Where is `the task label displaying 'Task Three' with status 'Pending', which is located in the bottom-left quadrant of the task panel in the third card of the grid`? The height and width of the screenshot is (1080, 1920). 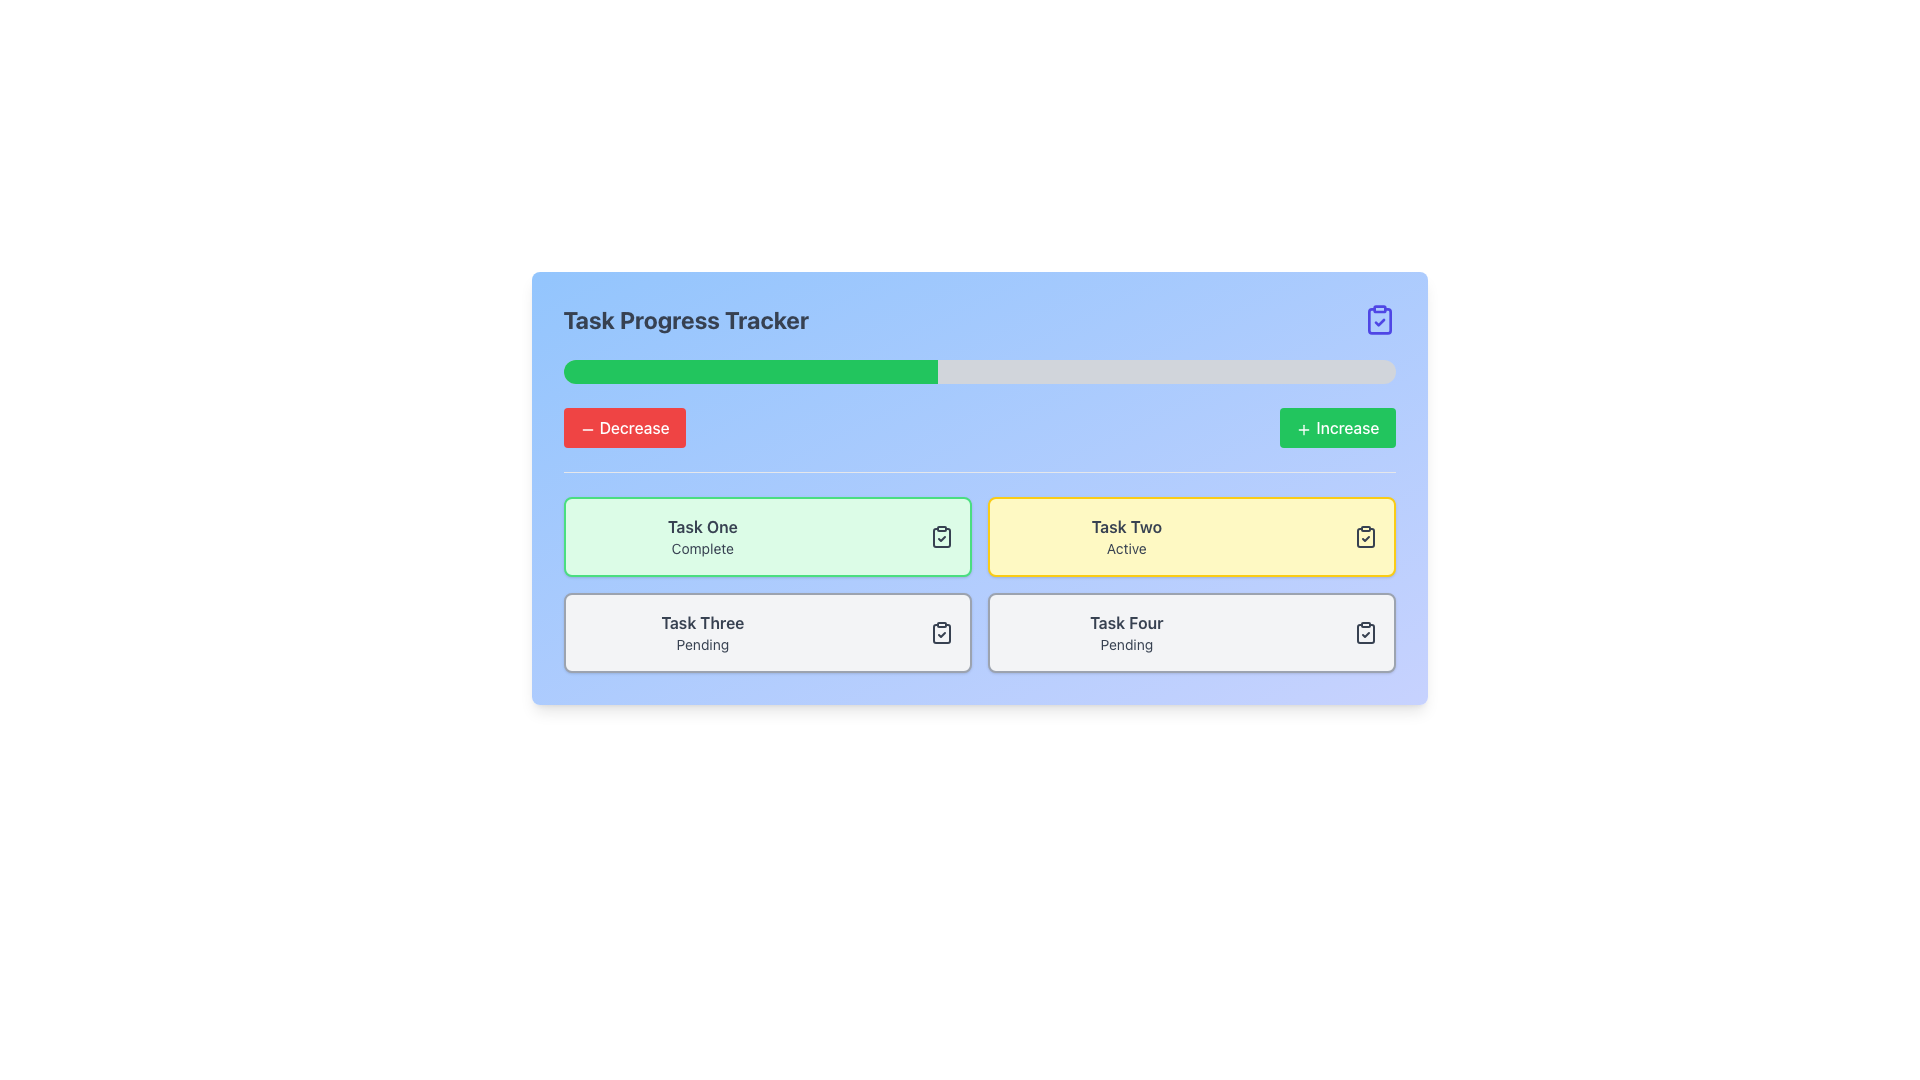
the task label displaying 'Task Three' with status 'Pending', which is located in the bottom-left quadrant of the task panel in the third card of the grid is located at coordinates (702, 632).